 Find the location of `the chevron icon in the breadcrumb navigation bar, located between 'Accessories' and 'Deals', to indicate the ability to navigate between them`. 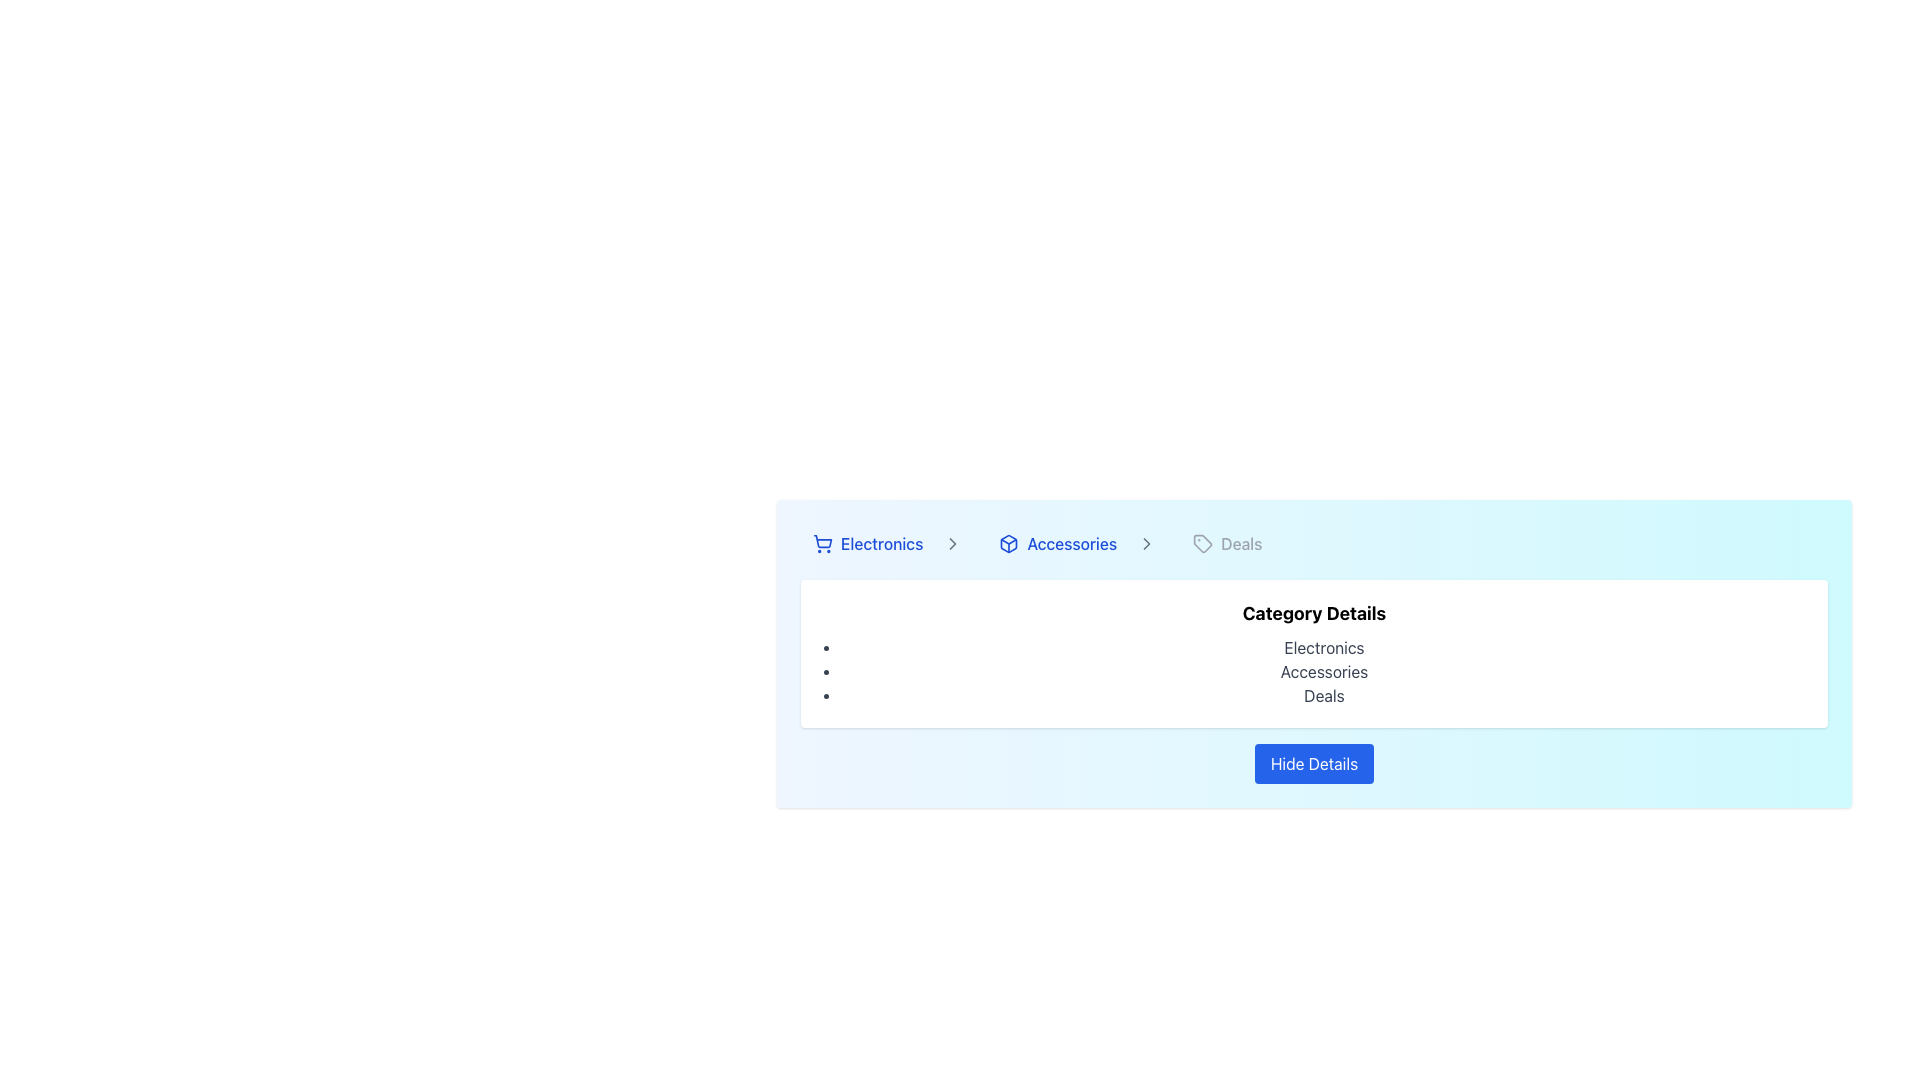

the chevron icon in the breadcrumb navigation bar, located between 'Accessories' and 'Deals', to indicate the ability to navigate between them is located at coordinates (1147, 543).